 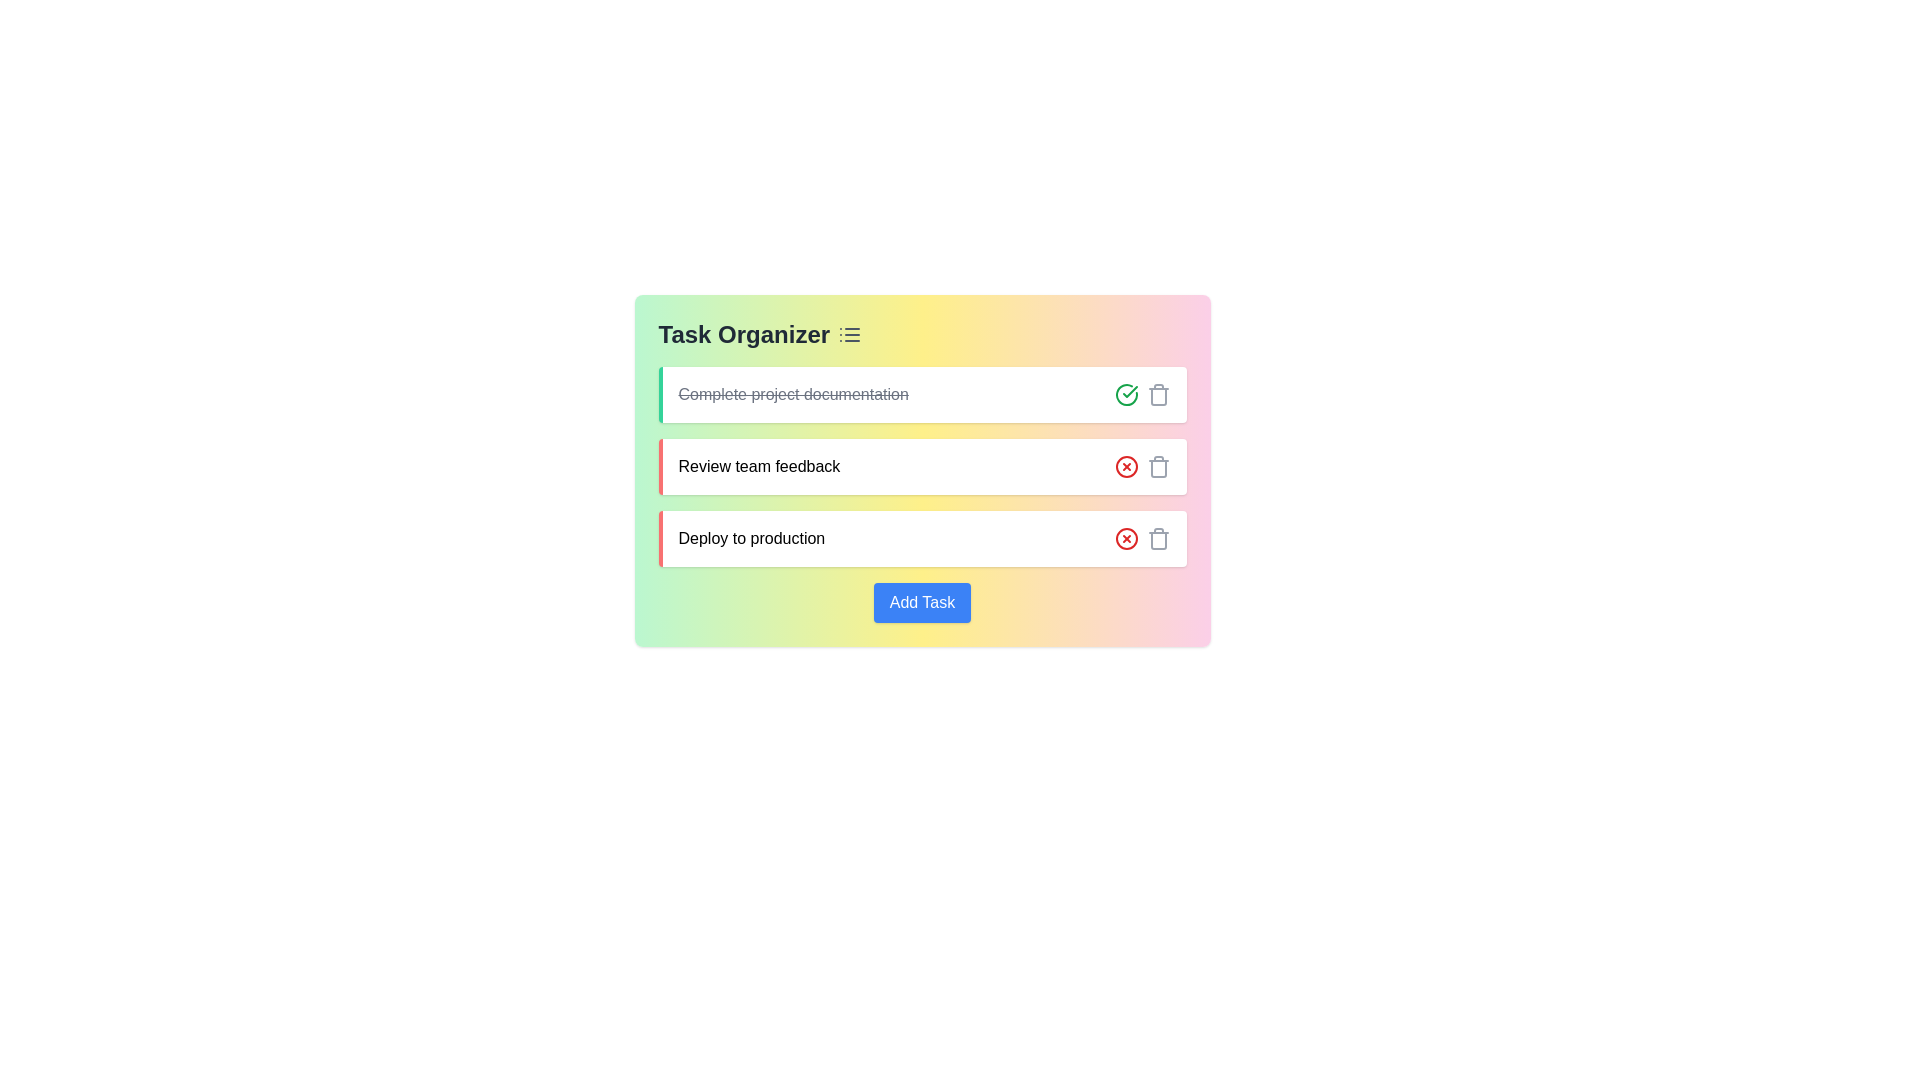 I want to click on the circular red icon with an 'X' symbol indicating deletion, located to the right of the task text 'Review team feedback' in the second task row, so click(x=1126, y=538).